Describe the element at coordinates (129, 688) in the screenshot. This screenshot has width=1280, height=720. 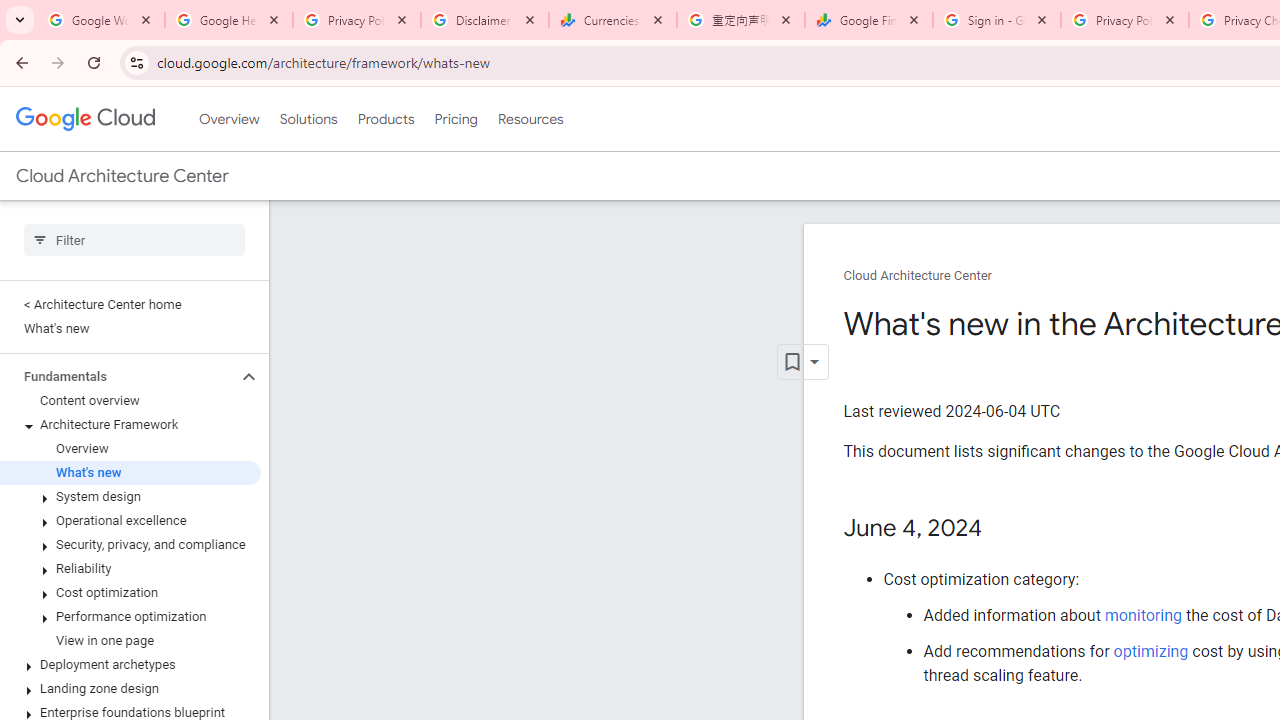
I see `'Landing zone design'` at that location.